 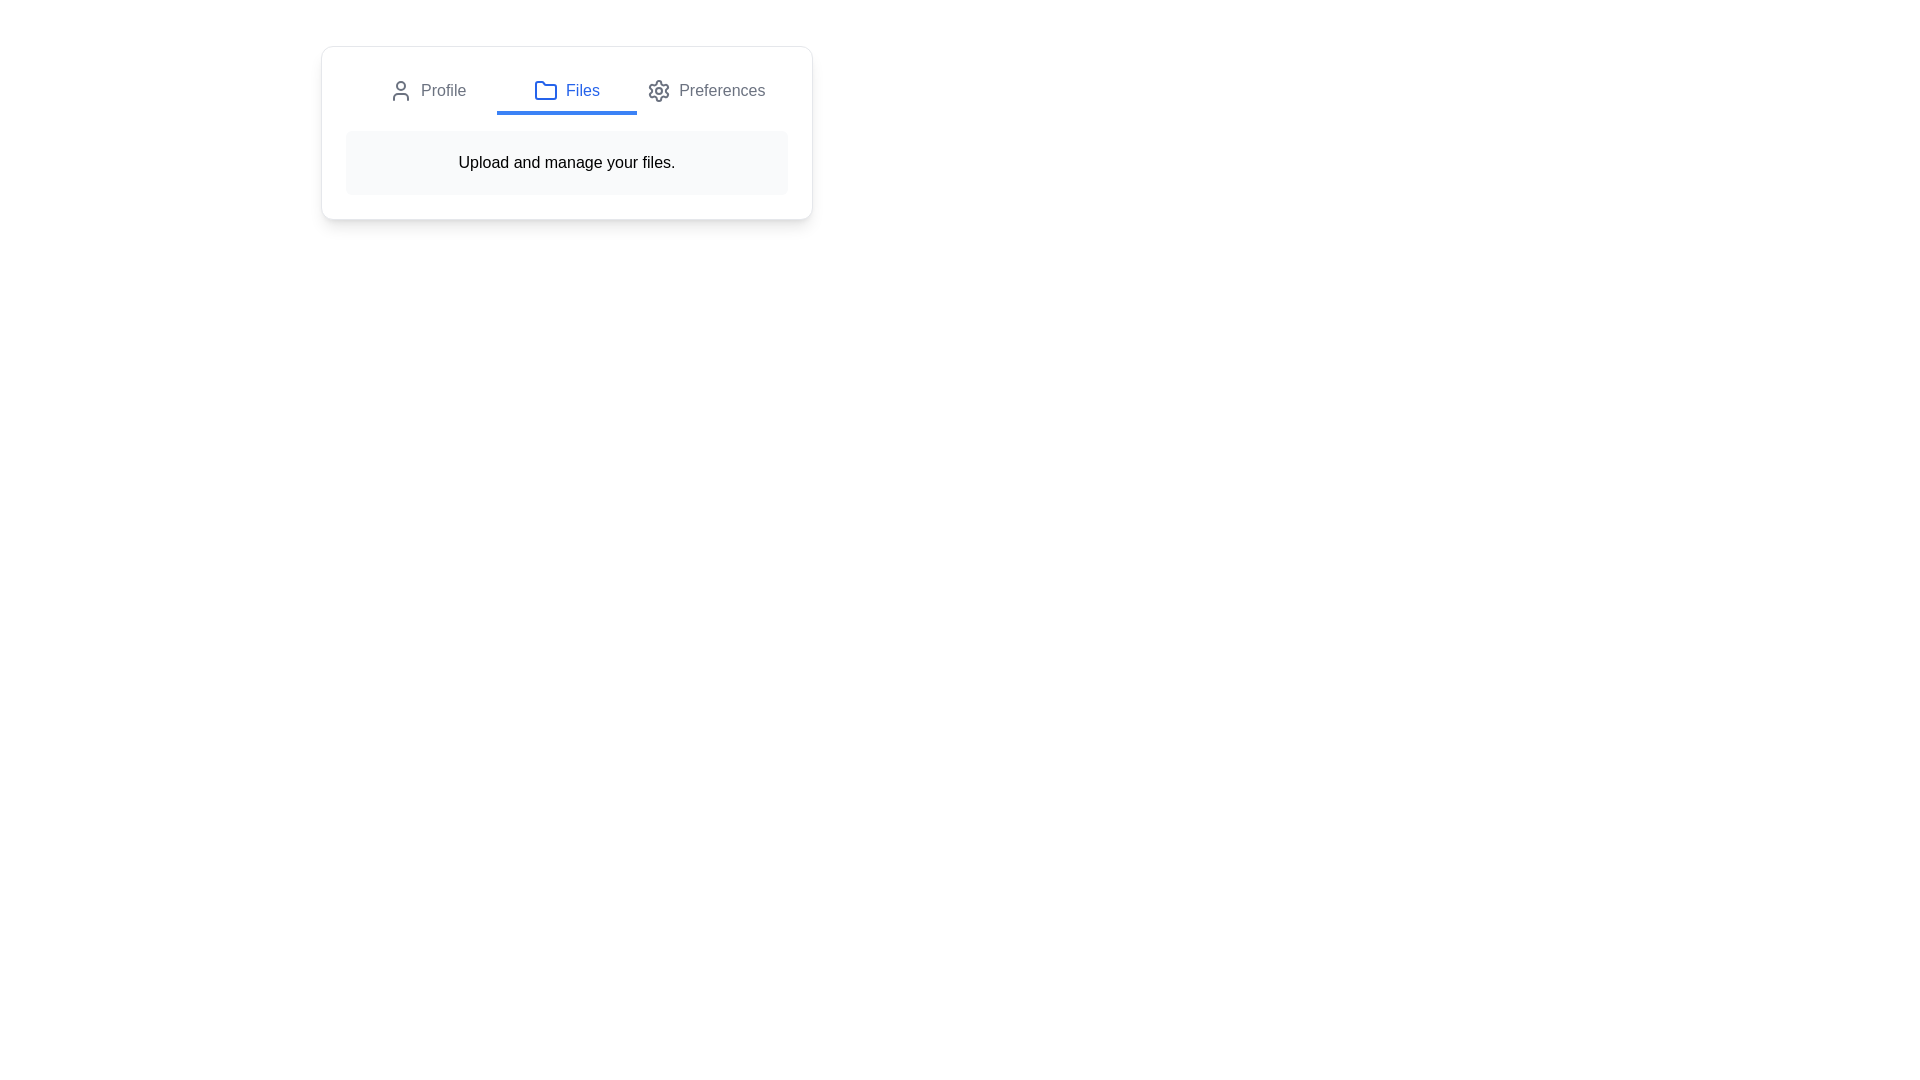 What do you see at coordinates (426, 92) in the screenshot?
I see `the Profile tab to view its content` at bounding box center [426, 92].